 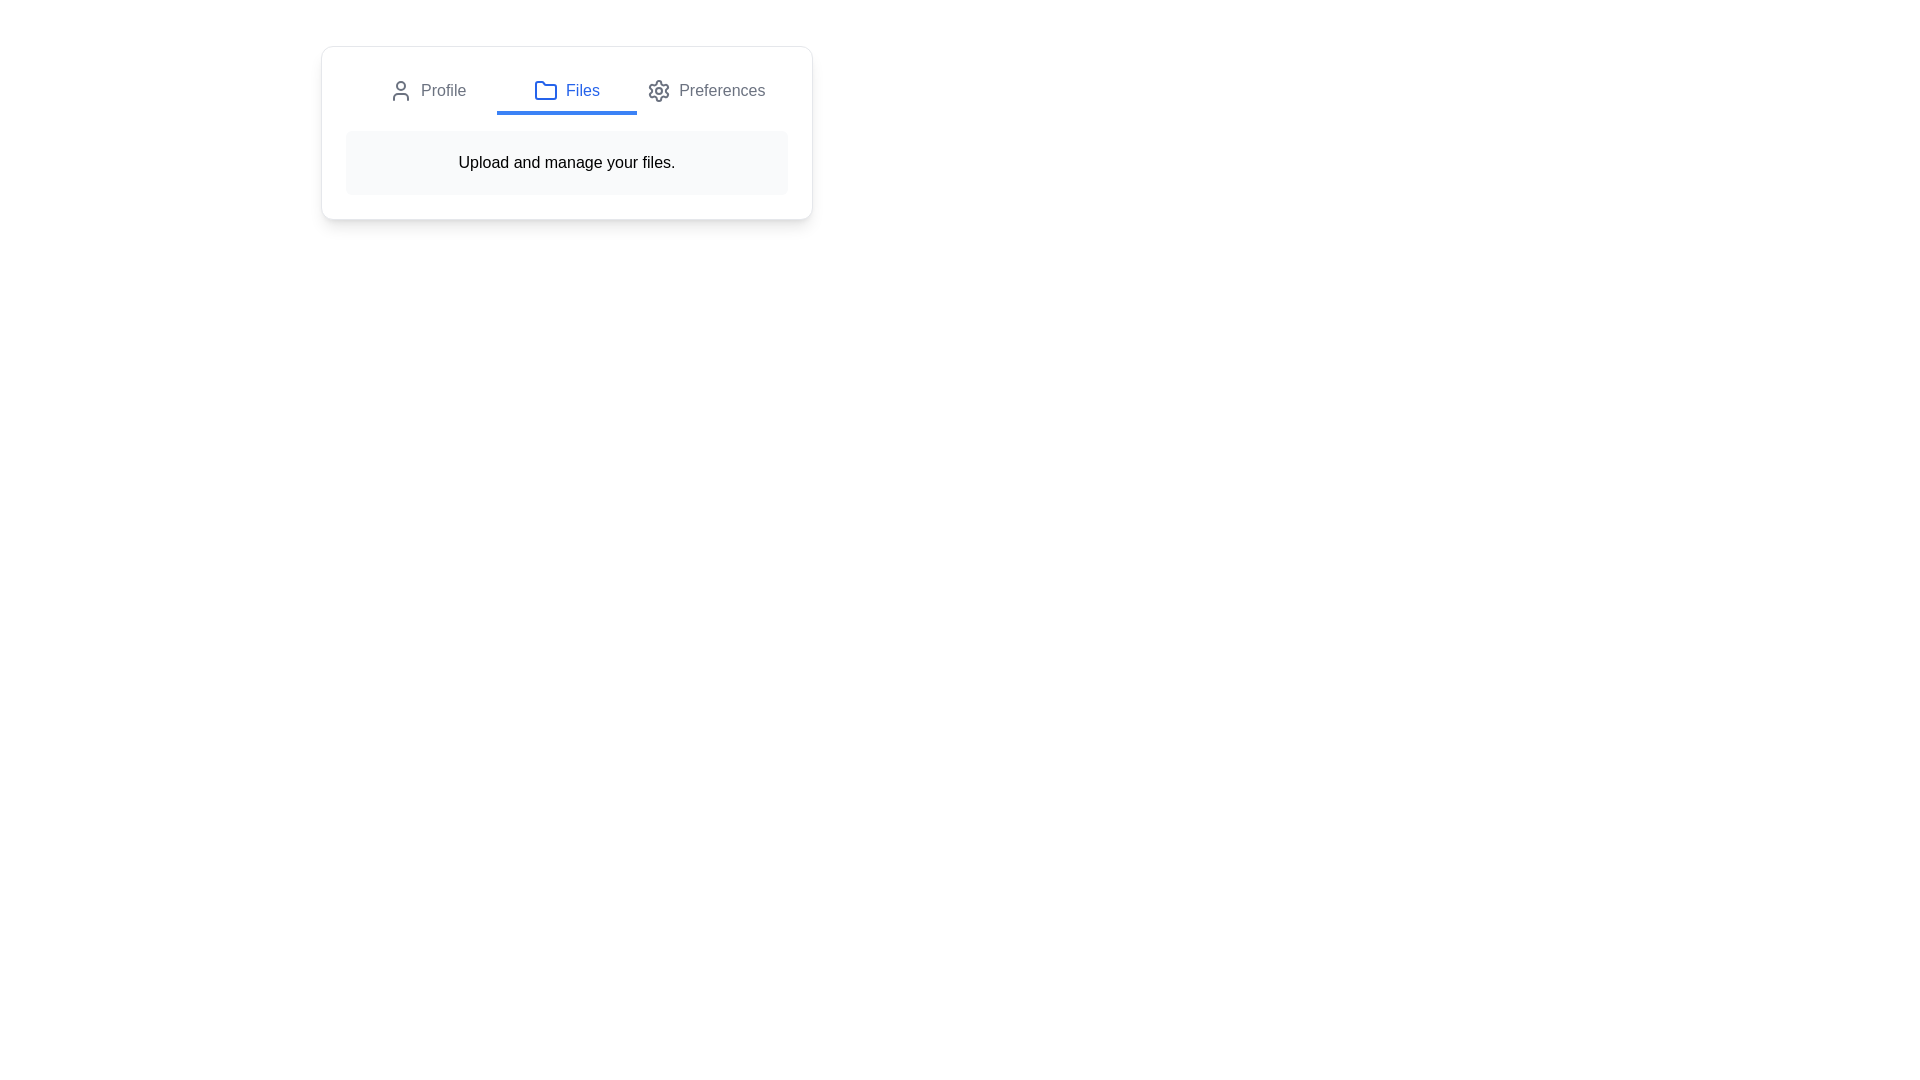 What do you see at coordinates (426, 92) in the screenshot?
I see `the Profile tab to view its content` at bounding box center [426, 92].